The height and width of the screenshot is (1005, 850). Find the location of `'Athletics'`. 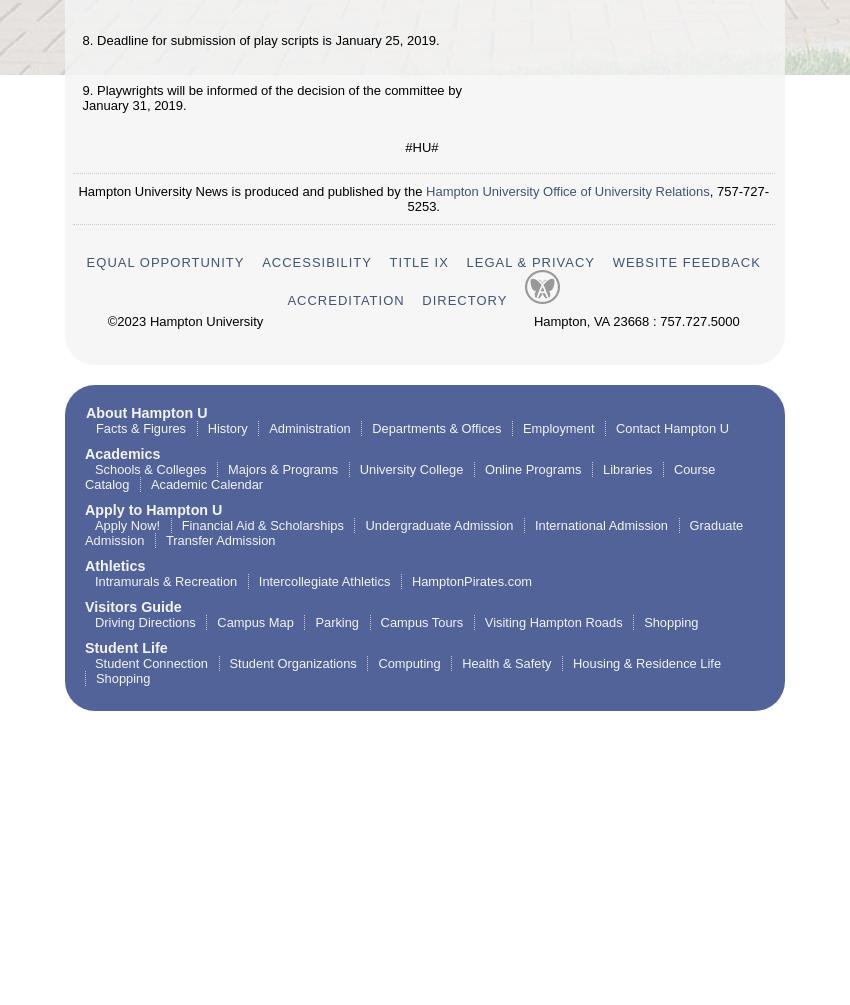

'Athletics' is located at coordinates (114, 564).